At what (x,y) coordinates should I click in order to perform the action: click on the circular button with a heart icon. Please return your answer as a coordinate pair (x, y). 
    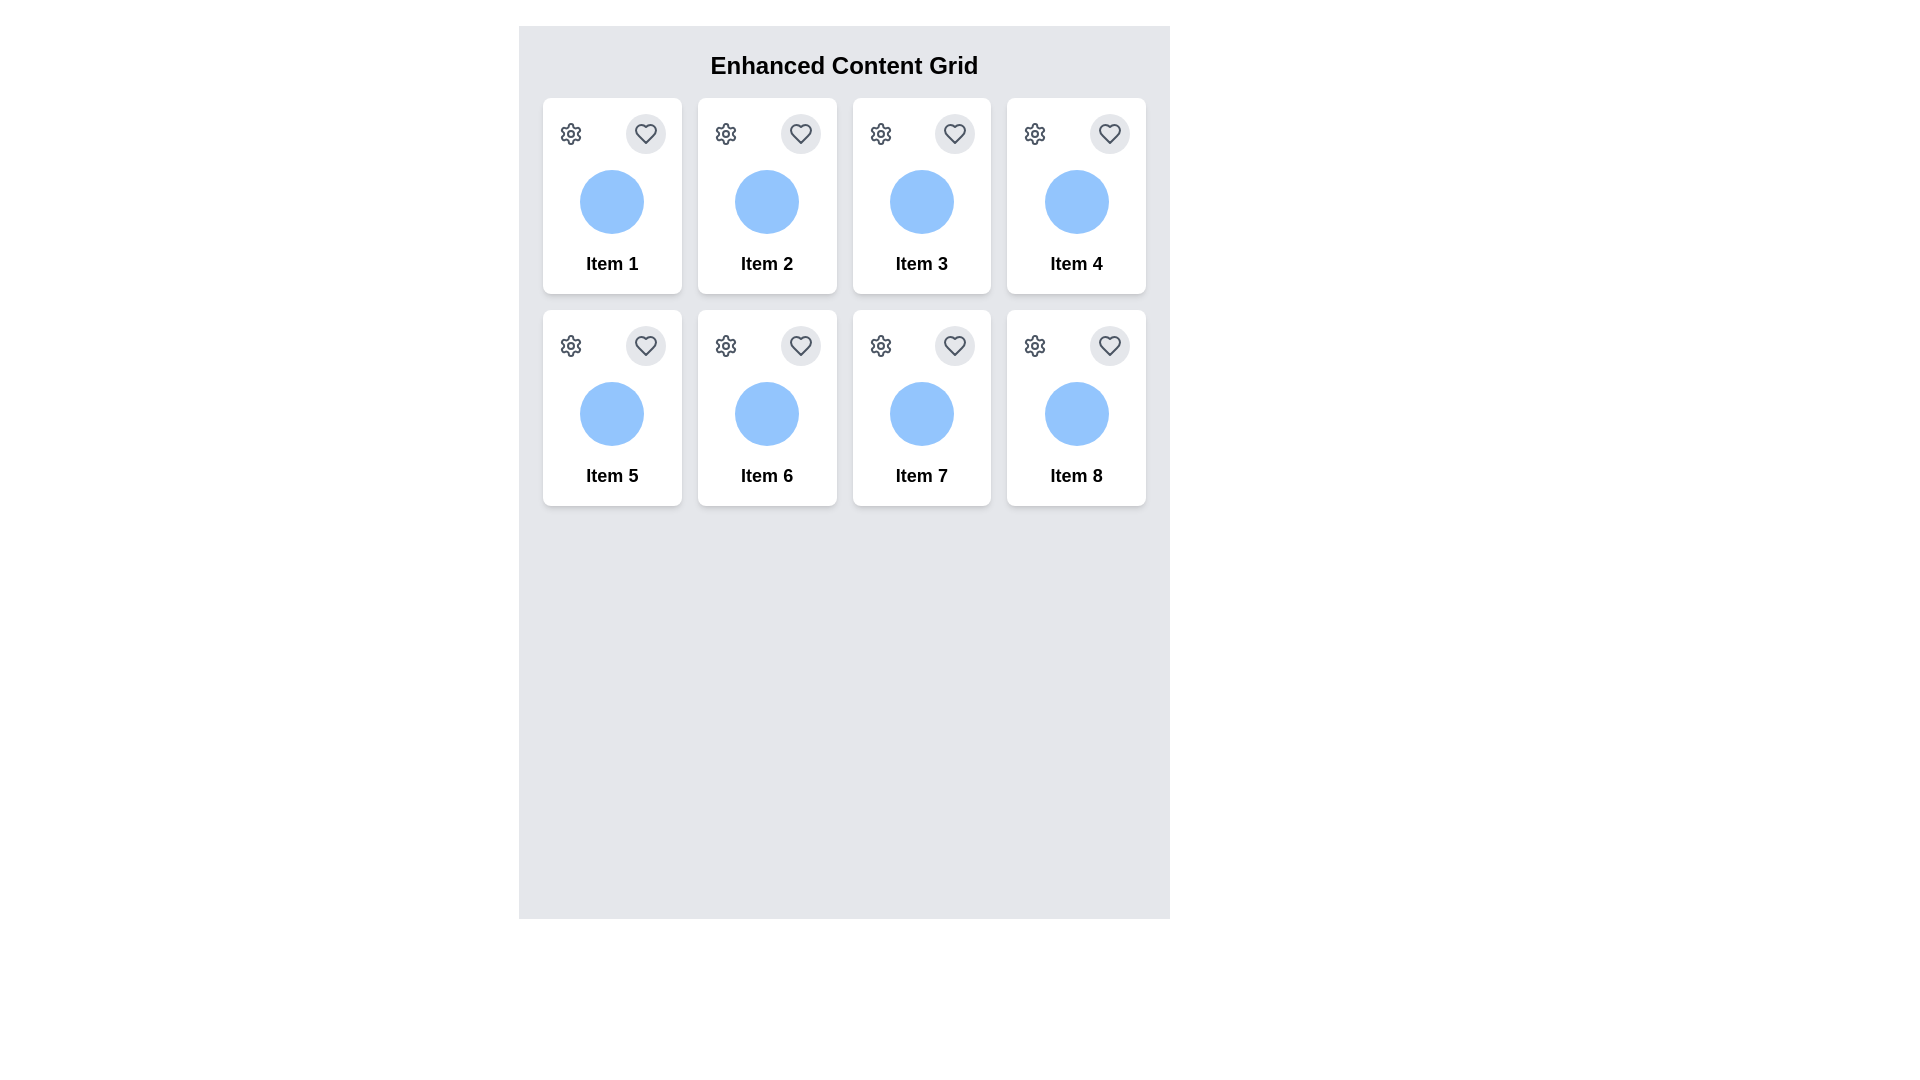
    Looking at the image, I should click on (954, 345).